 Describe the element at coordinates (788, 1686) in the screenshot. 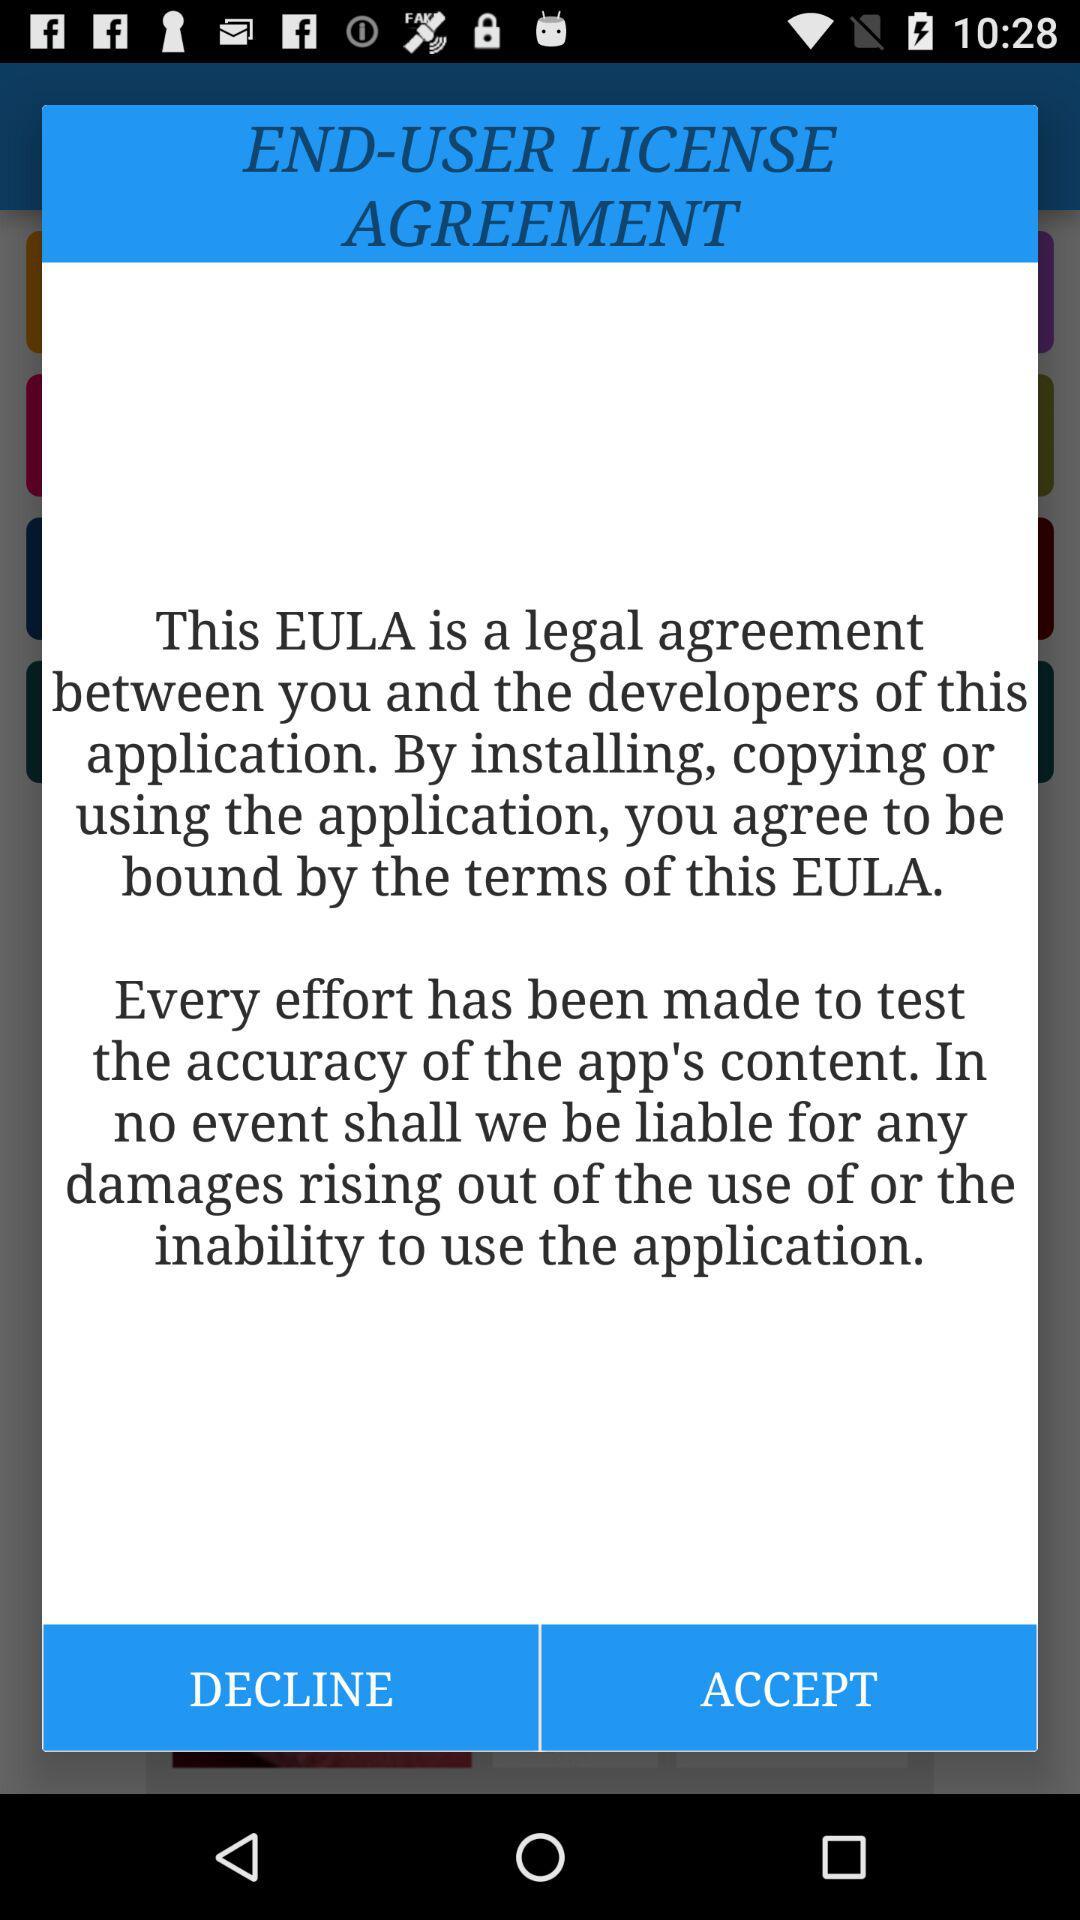

I see `the accept item` at that location.